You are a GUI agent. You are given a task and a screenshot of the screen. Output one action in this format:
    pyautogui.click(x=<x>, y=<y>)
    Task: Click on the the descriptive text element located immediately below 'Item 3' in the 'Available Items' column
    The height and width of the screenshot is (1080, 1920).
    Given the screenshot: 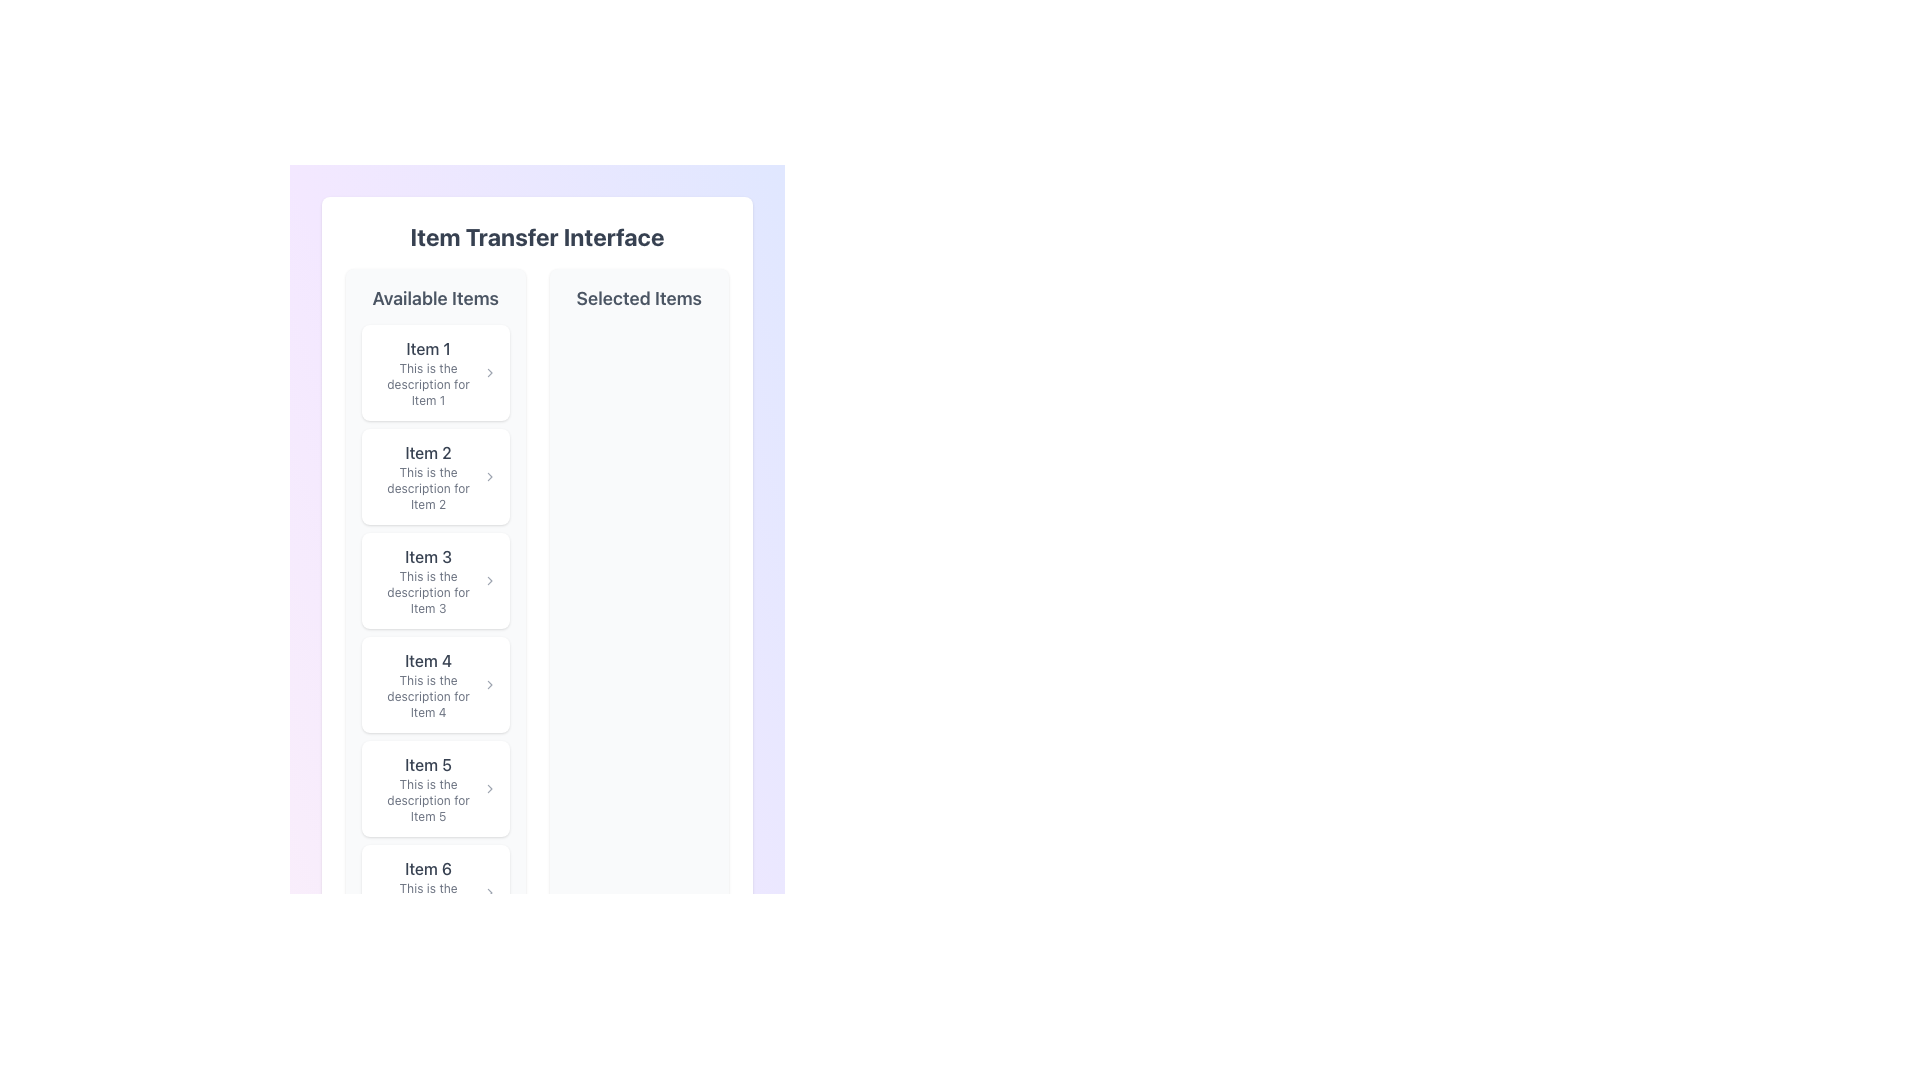 What is the action you would take?
    pyautogui.click(x=427, y=592)
    